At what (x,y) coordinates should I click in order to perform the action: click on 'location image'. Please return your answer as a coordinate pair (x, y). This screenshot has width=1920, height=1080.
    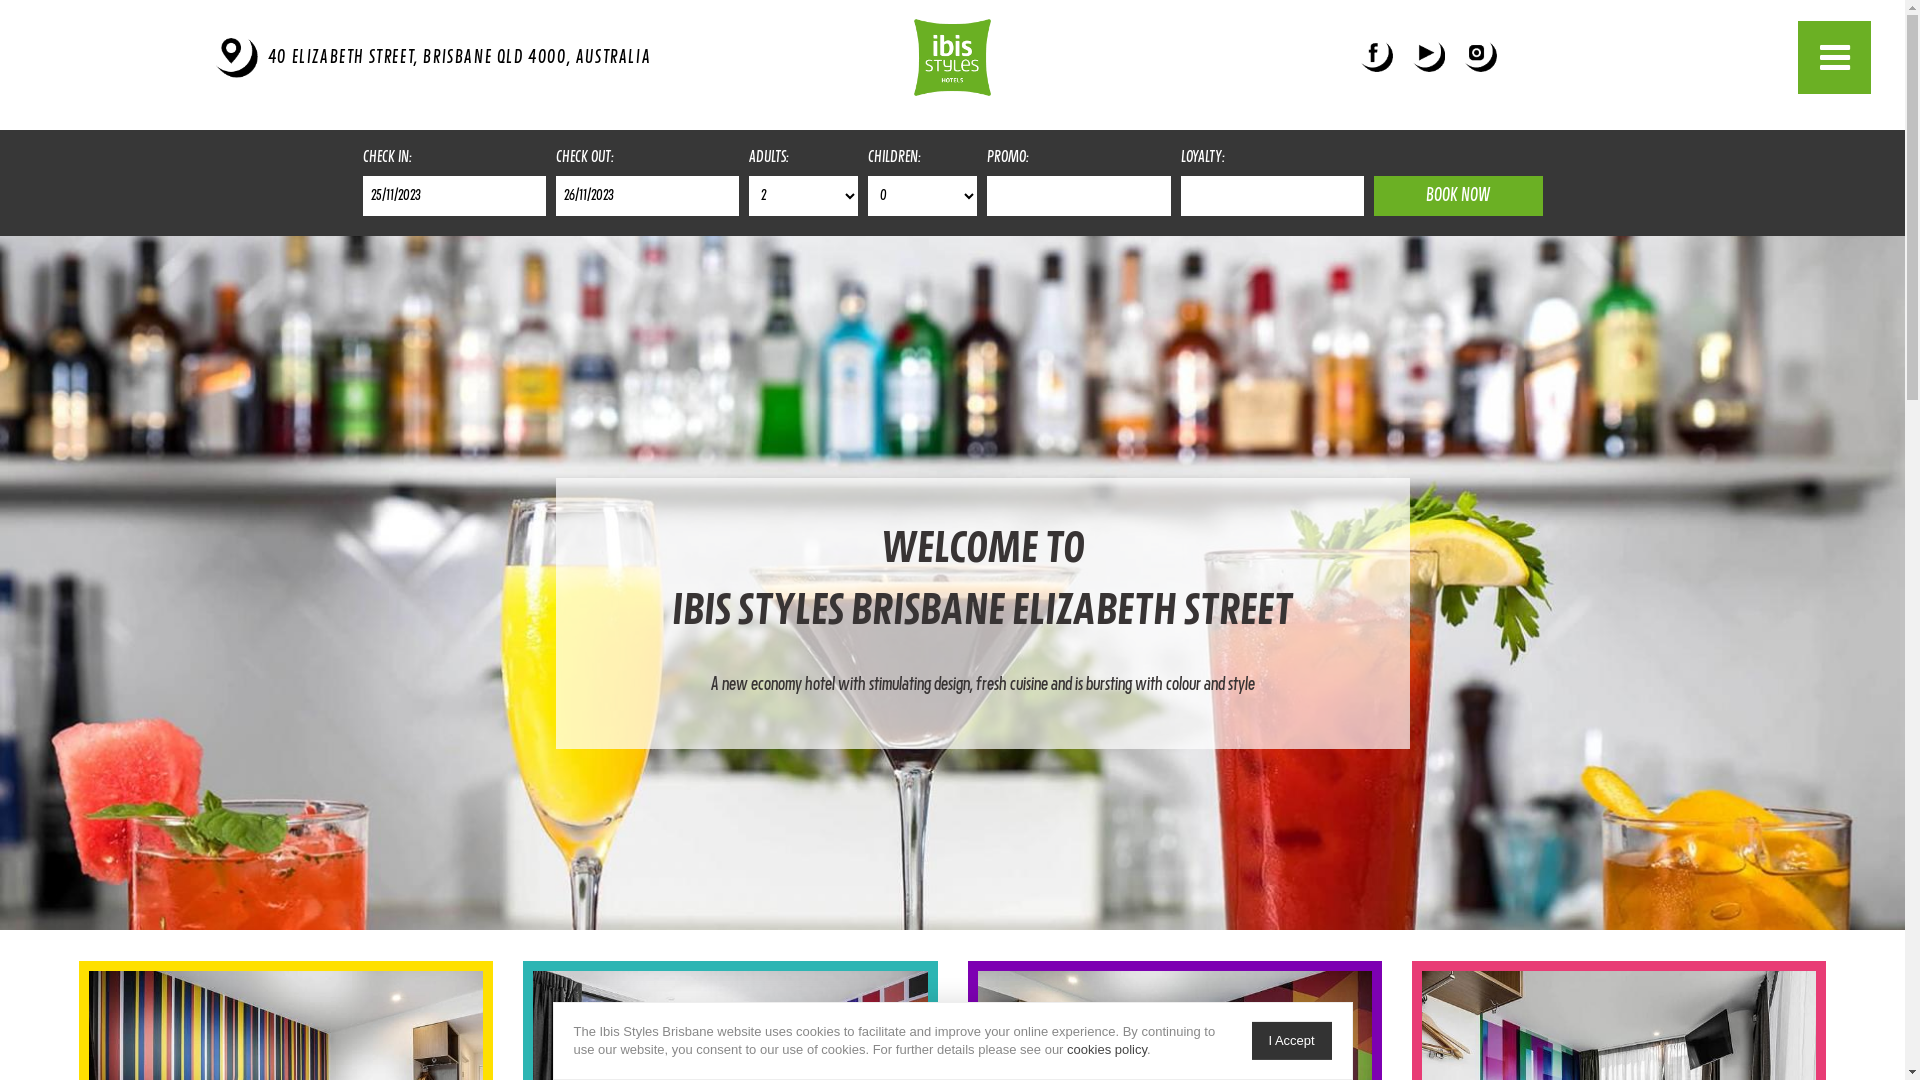
    Looking at the image, I should click on (216, 56).